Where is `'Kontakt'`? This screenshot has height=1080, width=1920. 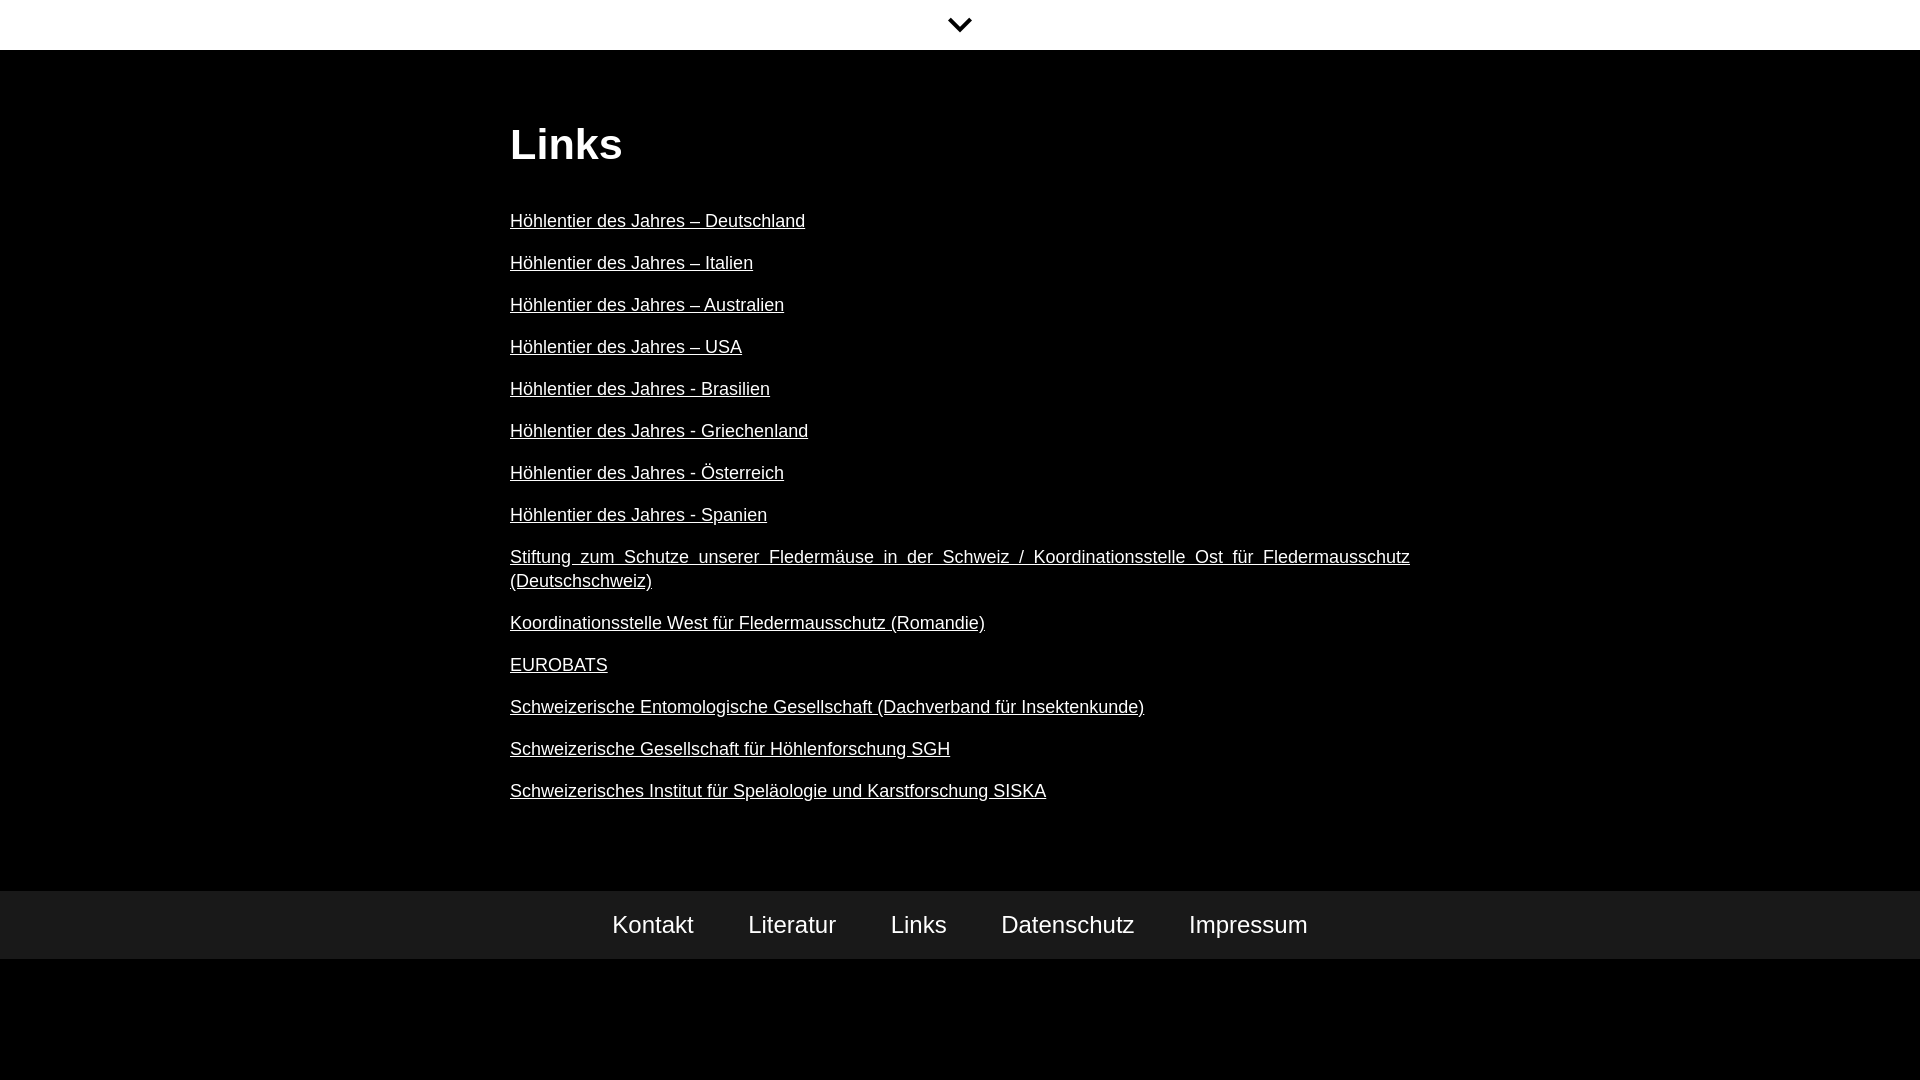 'Kontakt' is located at coordinates (652, 925).